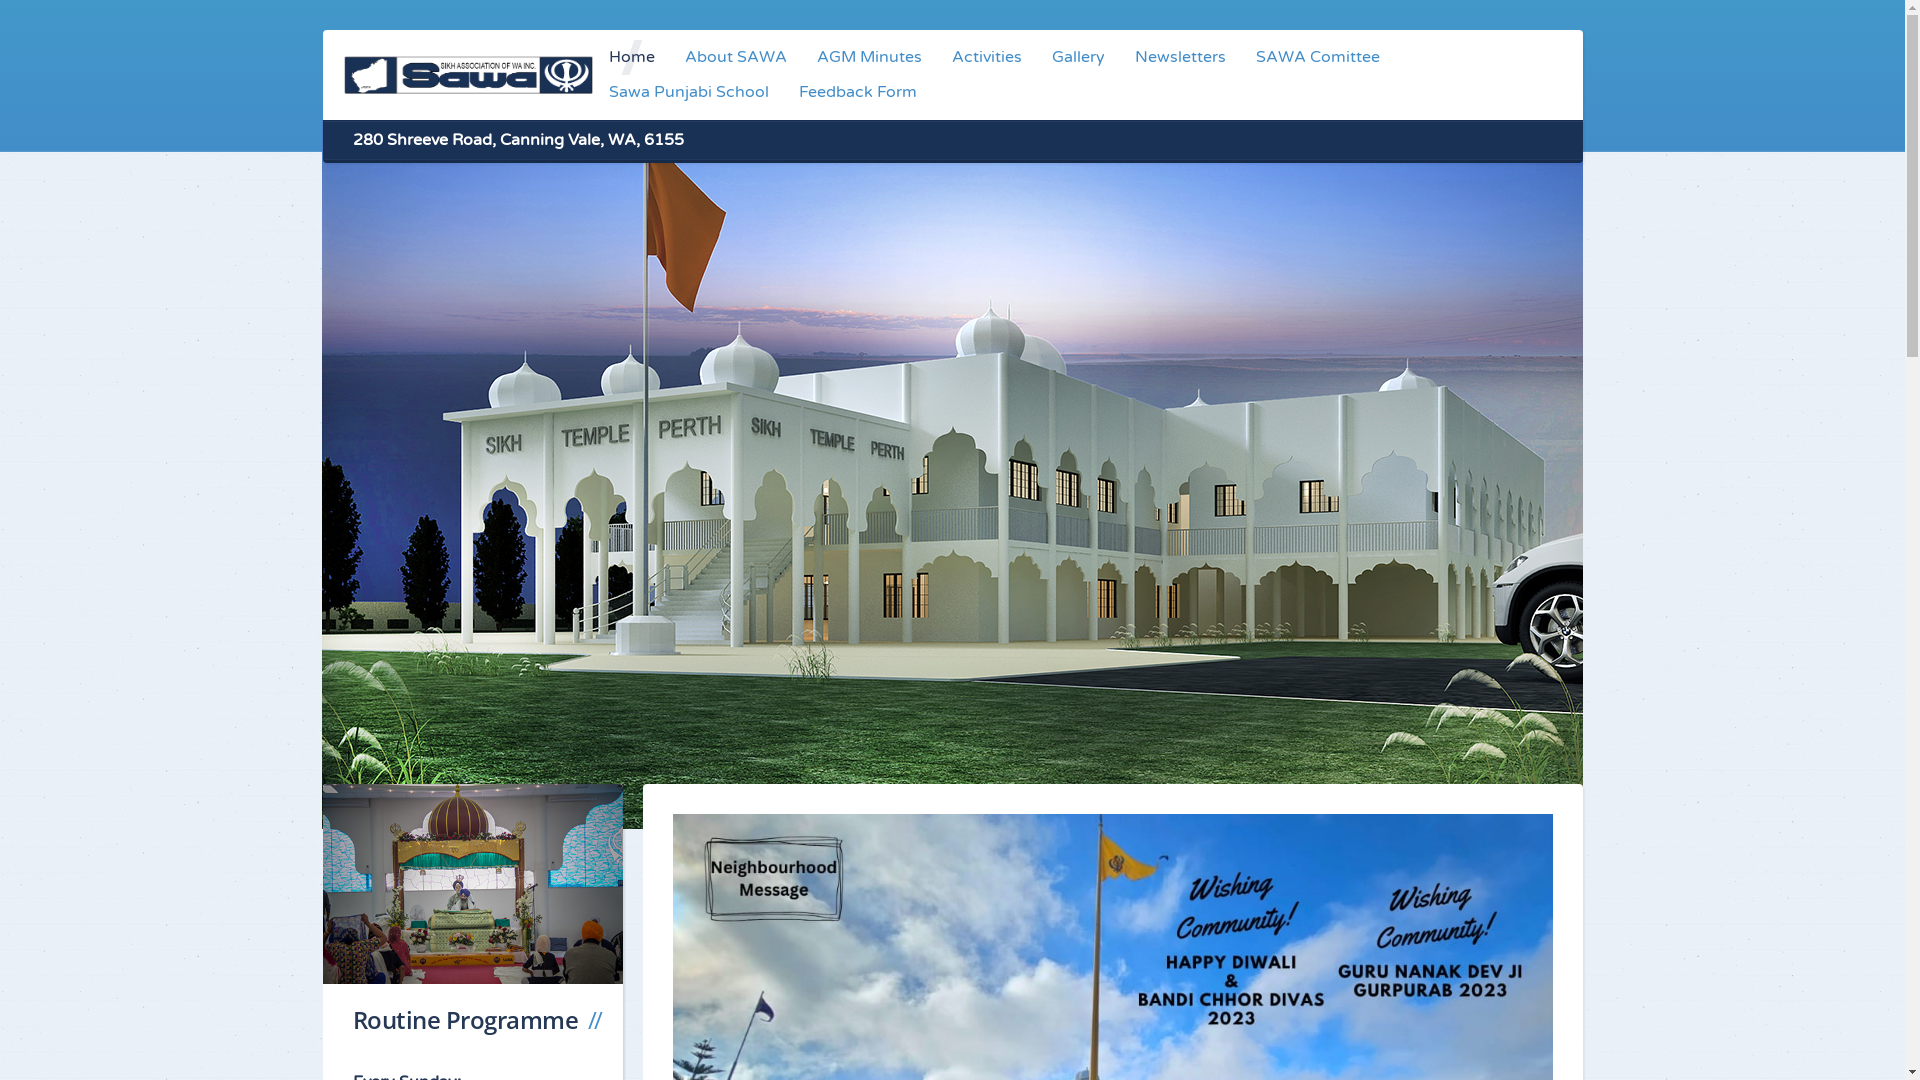  Describe the element at coordinates (858, 92) in the screenshot. I see `'Feedback Form'` at that location.